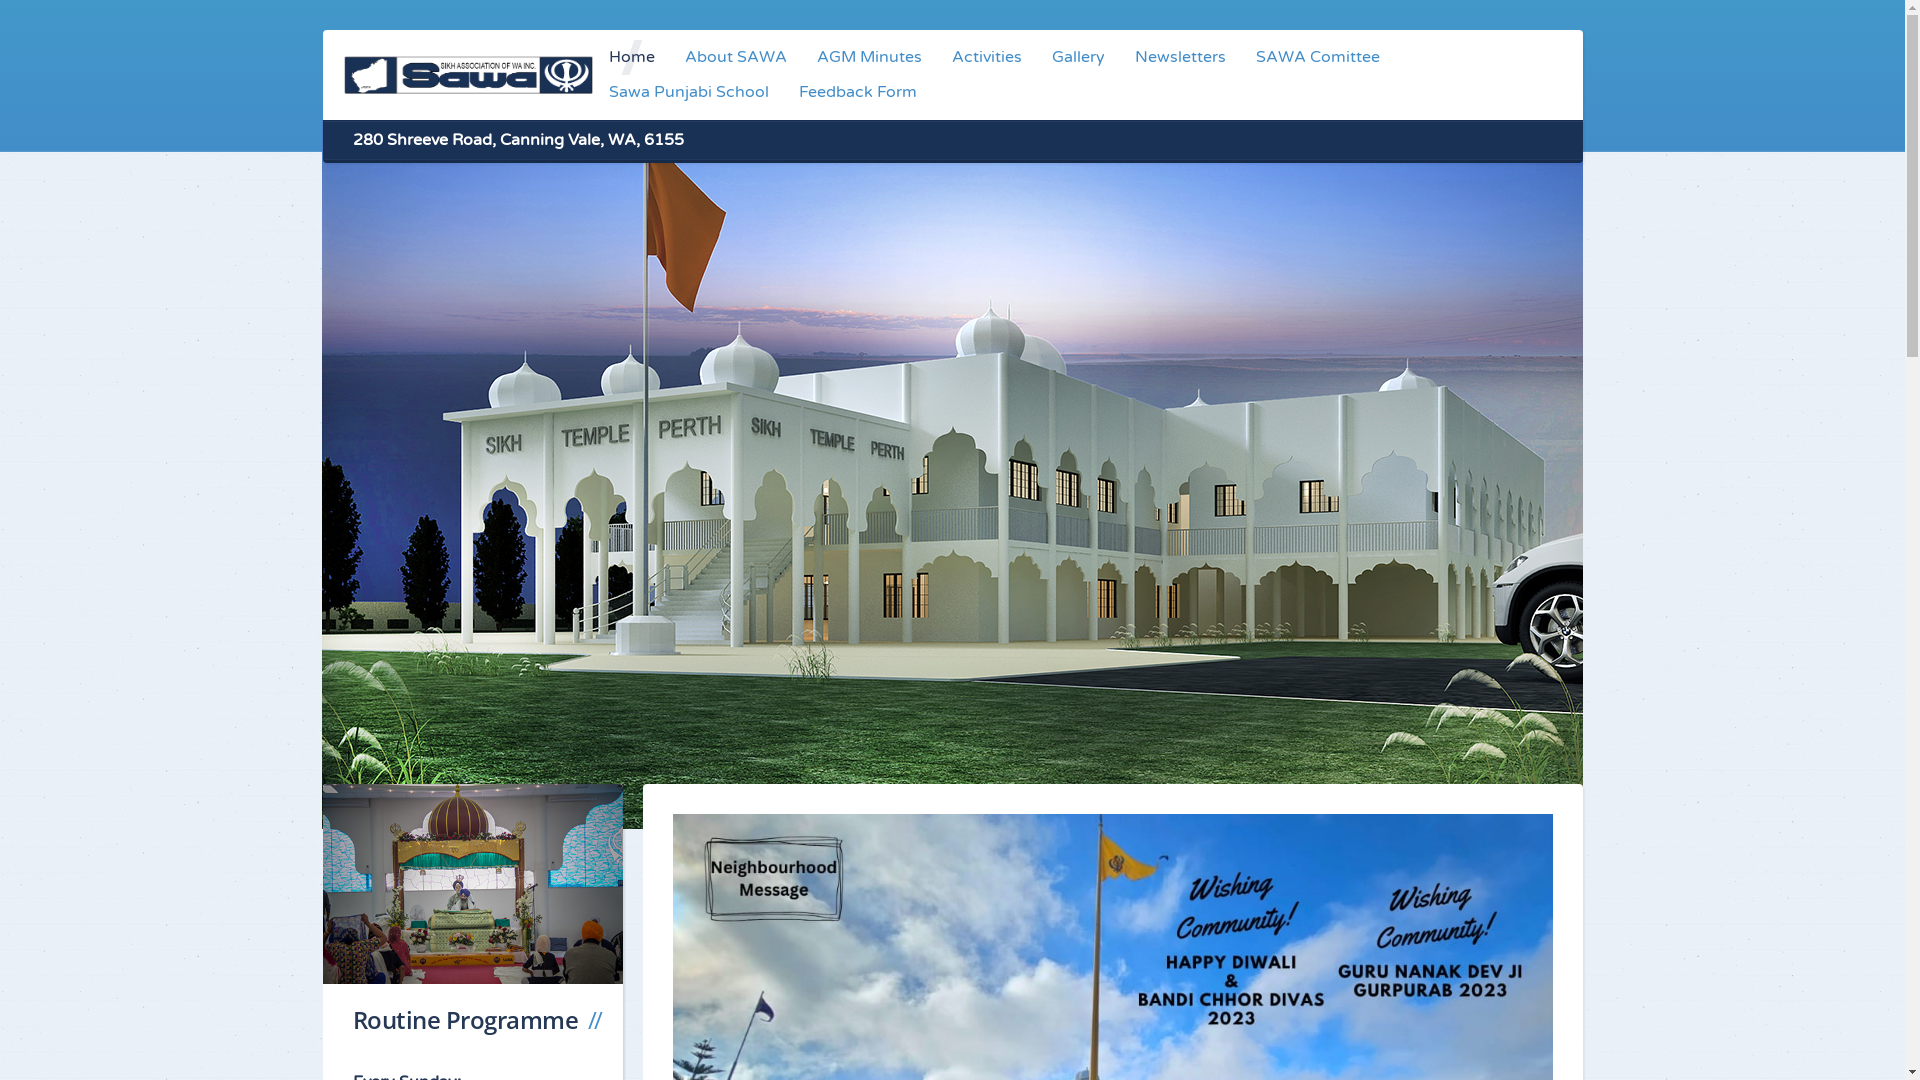  Describe the element at coordinates (858, 92) in the screenshot. I see `'Feedback Form'` at that location.